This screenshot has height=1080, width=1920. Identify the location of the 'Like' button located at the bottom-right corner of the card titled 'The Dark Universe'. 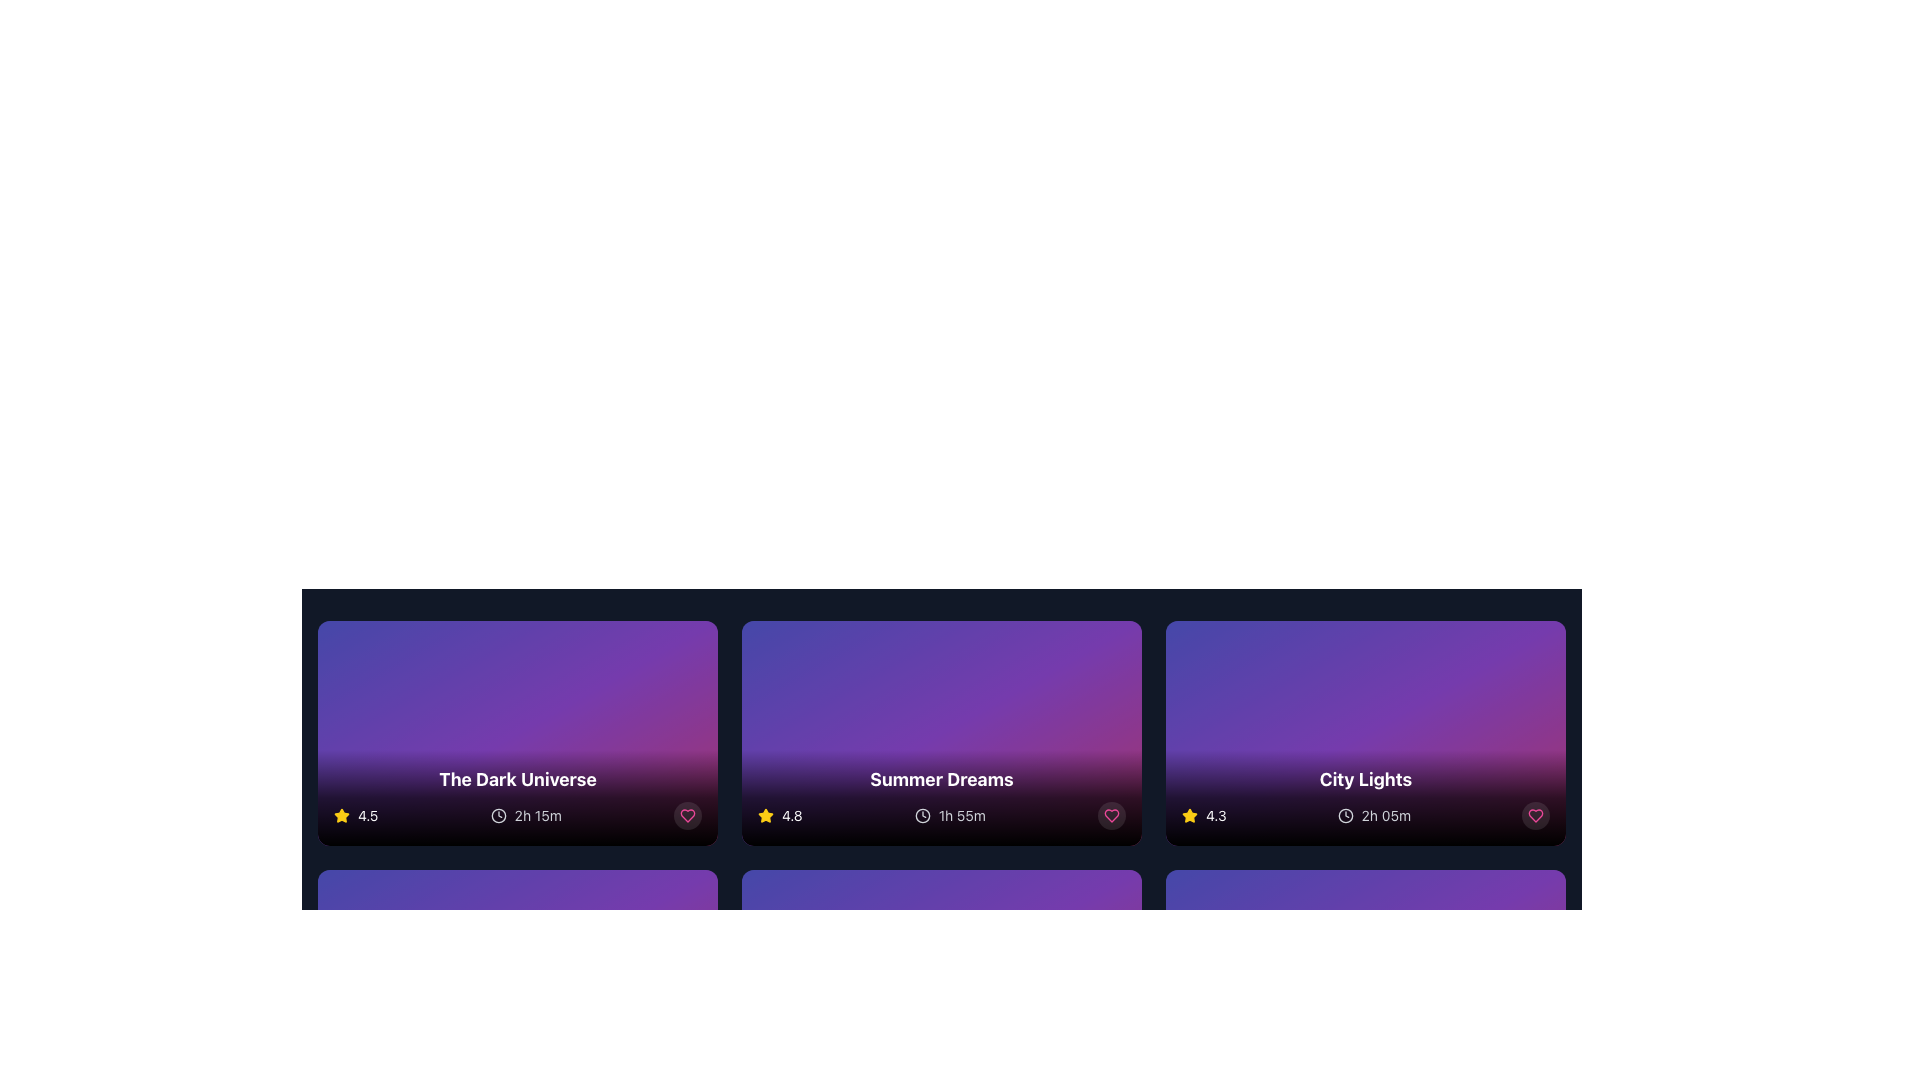
(687, 816).